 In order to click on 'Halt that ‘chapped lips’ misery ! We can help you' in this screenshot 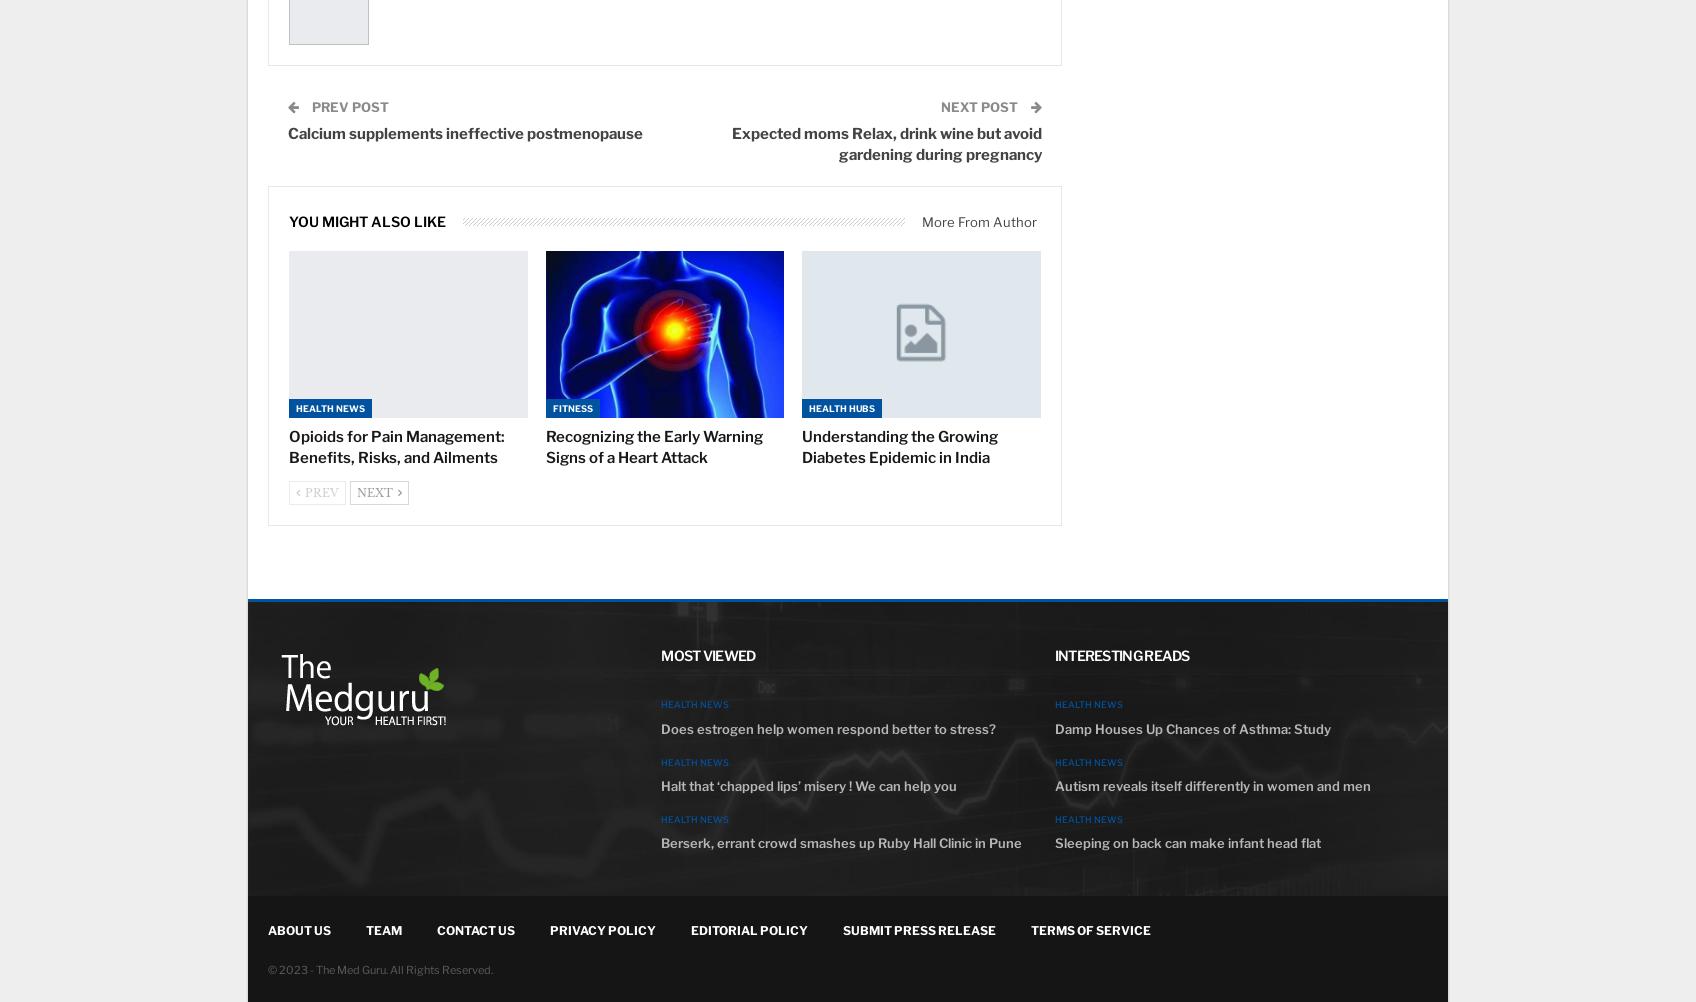, I will do `click(807, 783)`.